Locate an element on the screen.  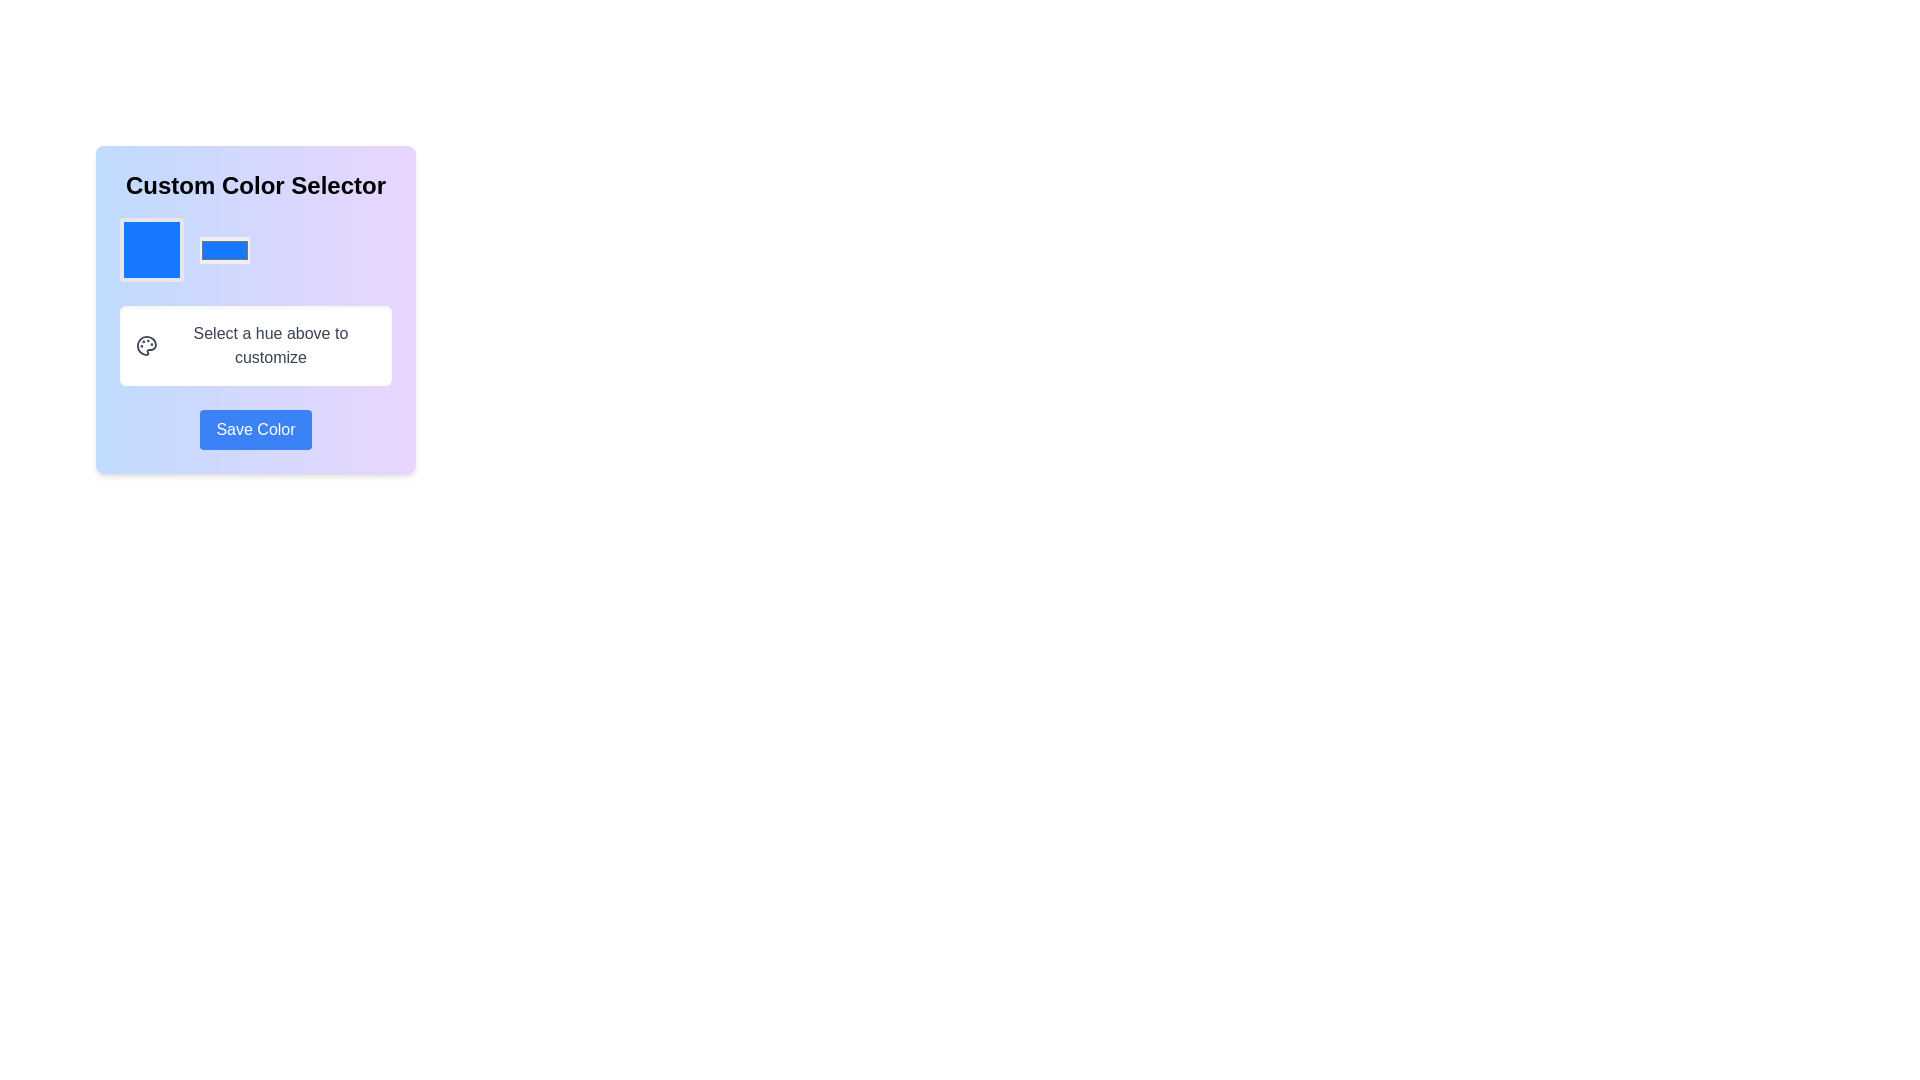
the save button located at the bottom of the styled rectangular card is located at coordinates (254, 428).